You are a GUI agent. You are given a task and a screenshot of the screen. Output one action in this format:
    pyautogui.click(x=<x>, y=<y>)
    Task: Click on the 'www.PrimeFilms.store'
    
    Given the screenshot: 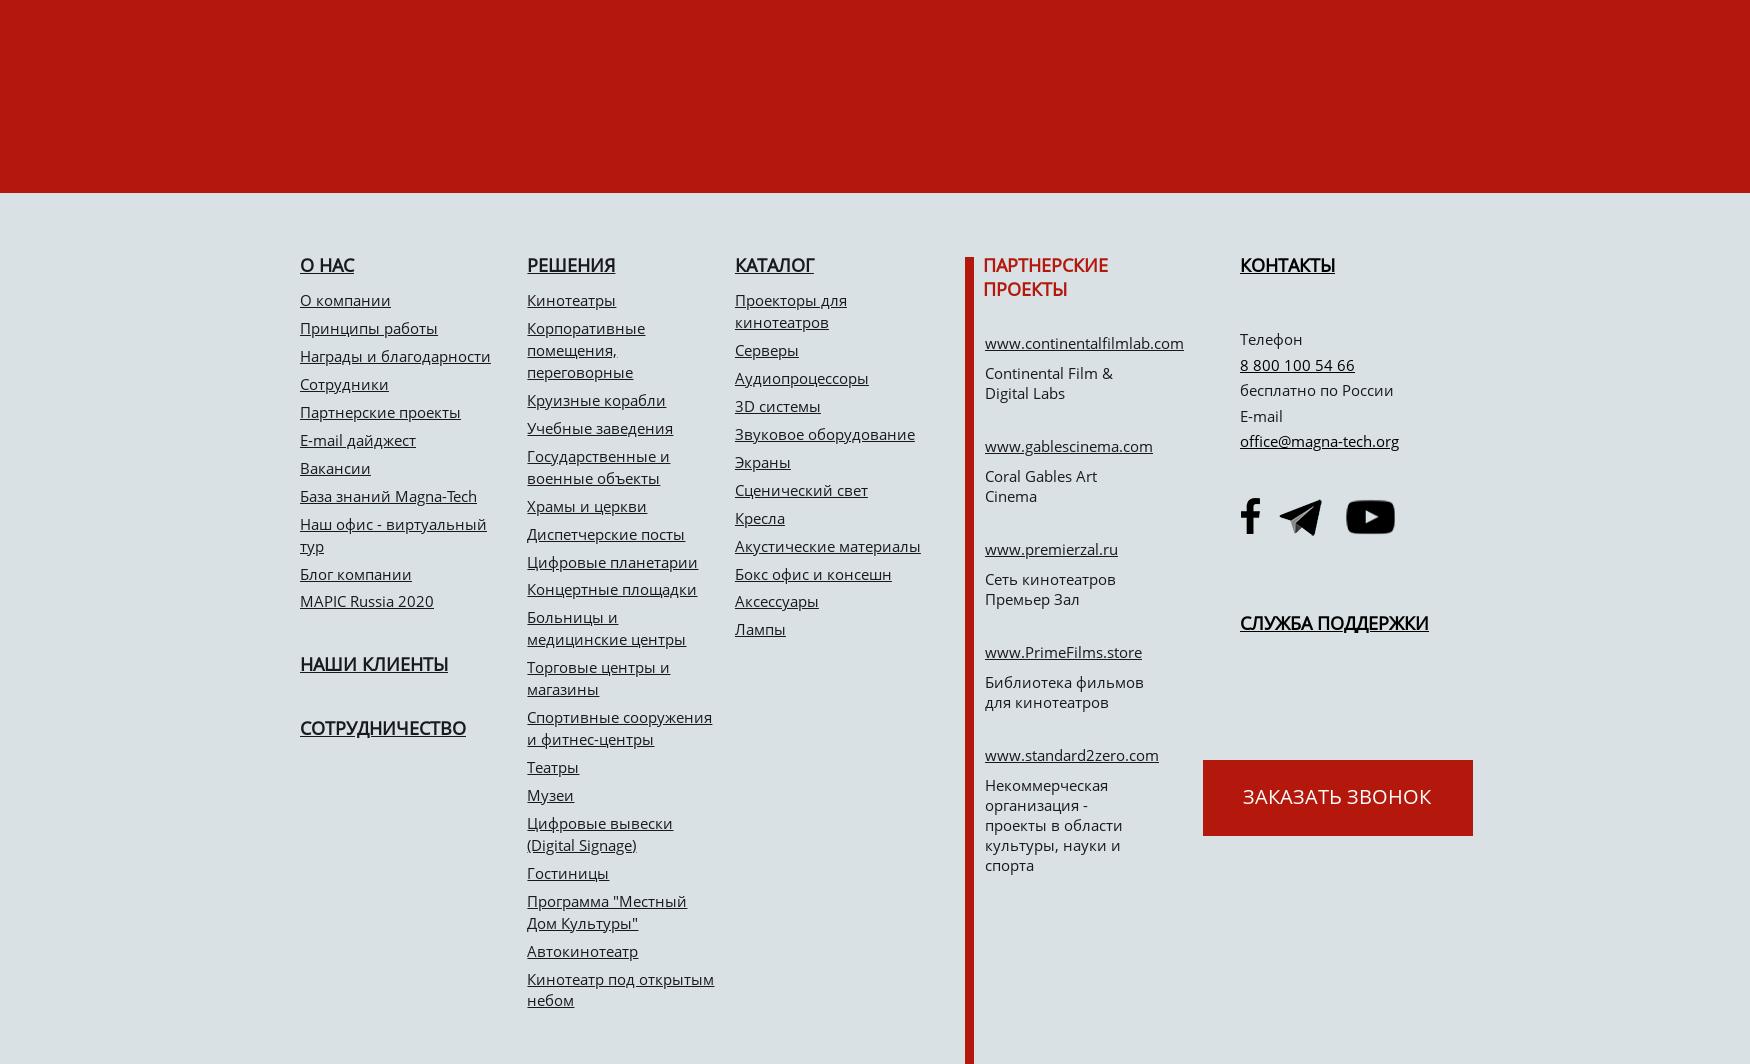 What is the action you would take?
    pyautogui.click(x=1062, y=652)
    